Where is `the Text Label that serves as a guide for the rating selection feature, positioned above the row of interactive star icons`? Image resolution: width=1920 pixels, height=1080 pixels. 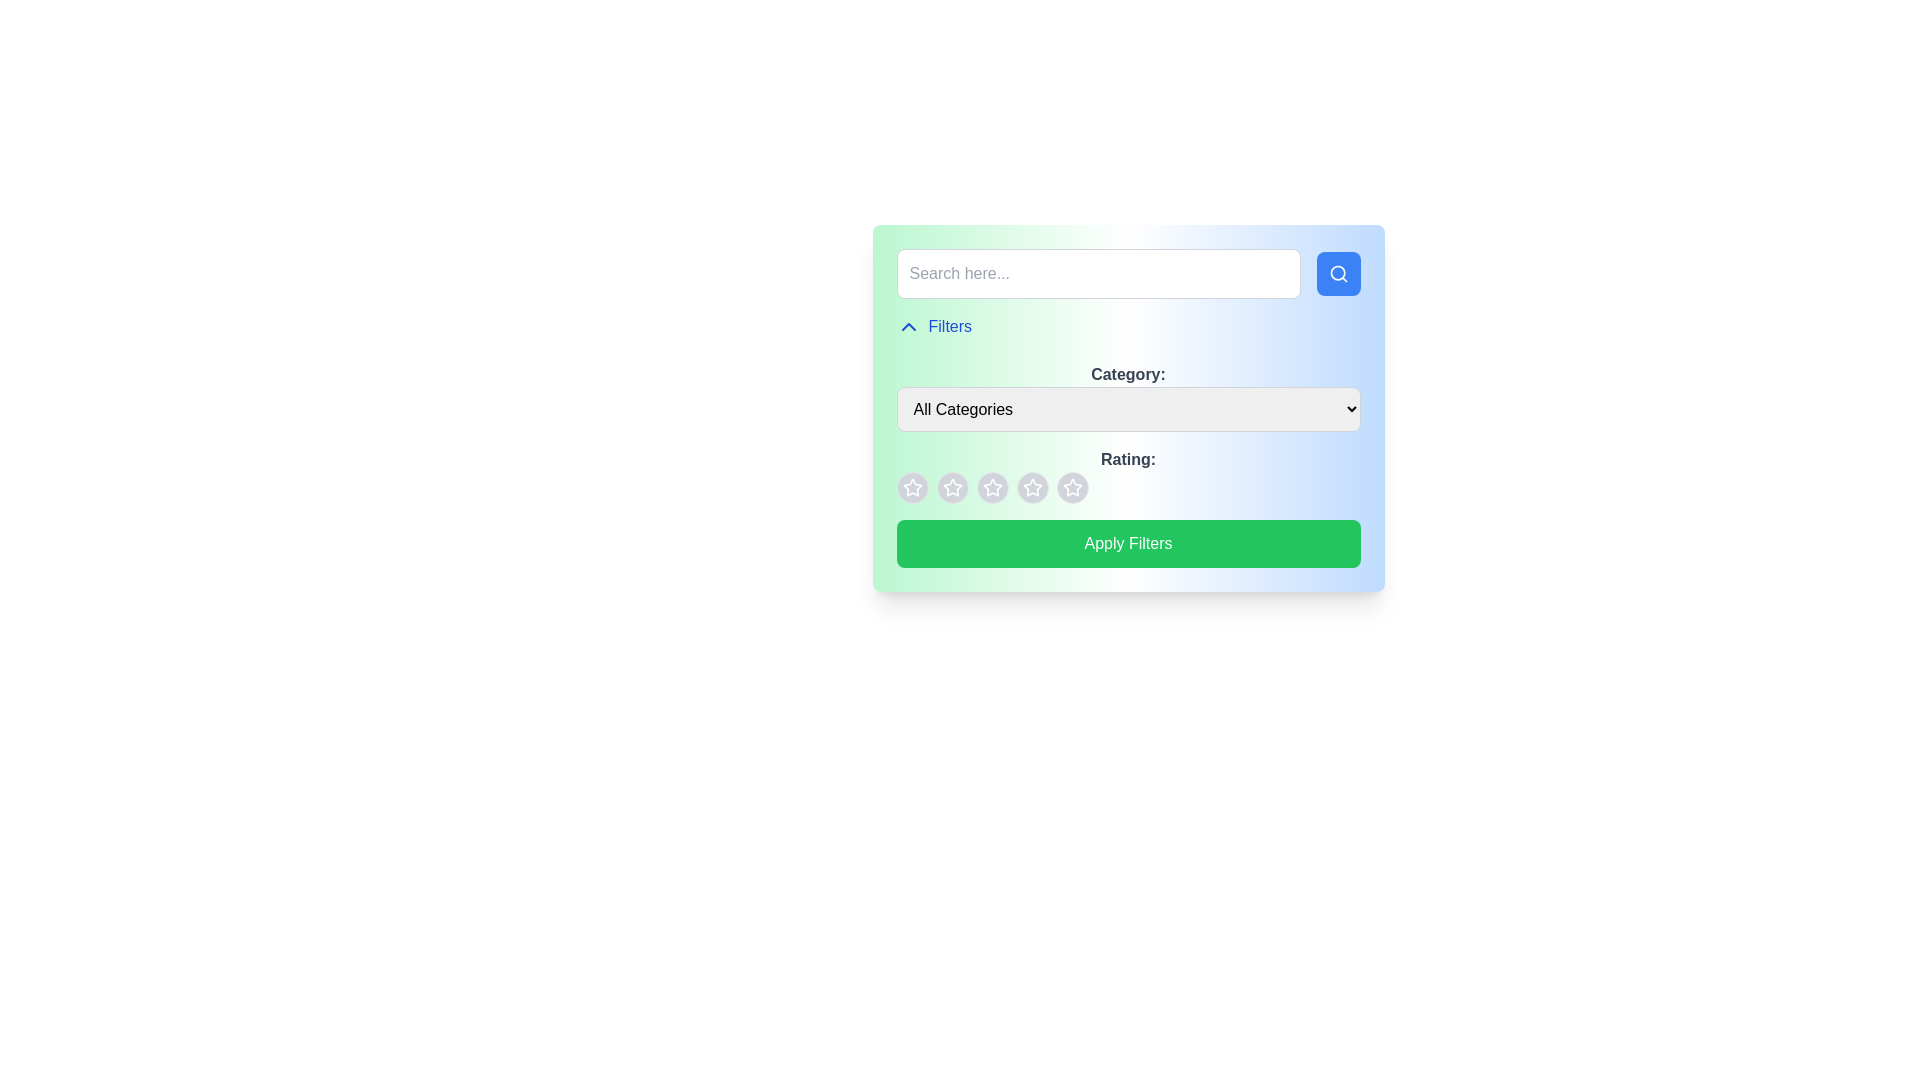 the Text Label that serves as a guide for the rating selection feature, positioned above the row of interactive star icons is located at coordinates (1128, 459).